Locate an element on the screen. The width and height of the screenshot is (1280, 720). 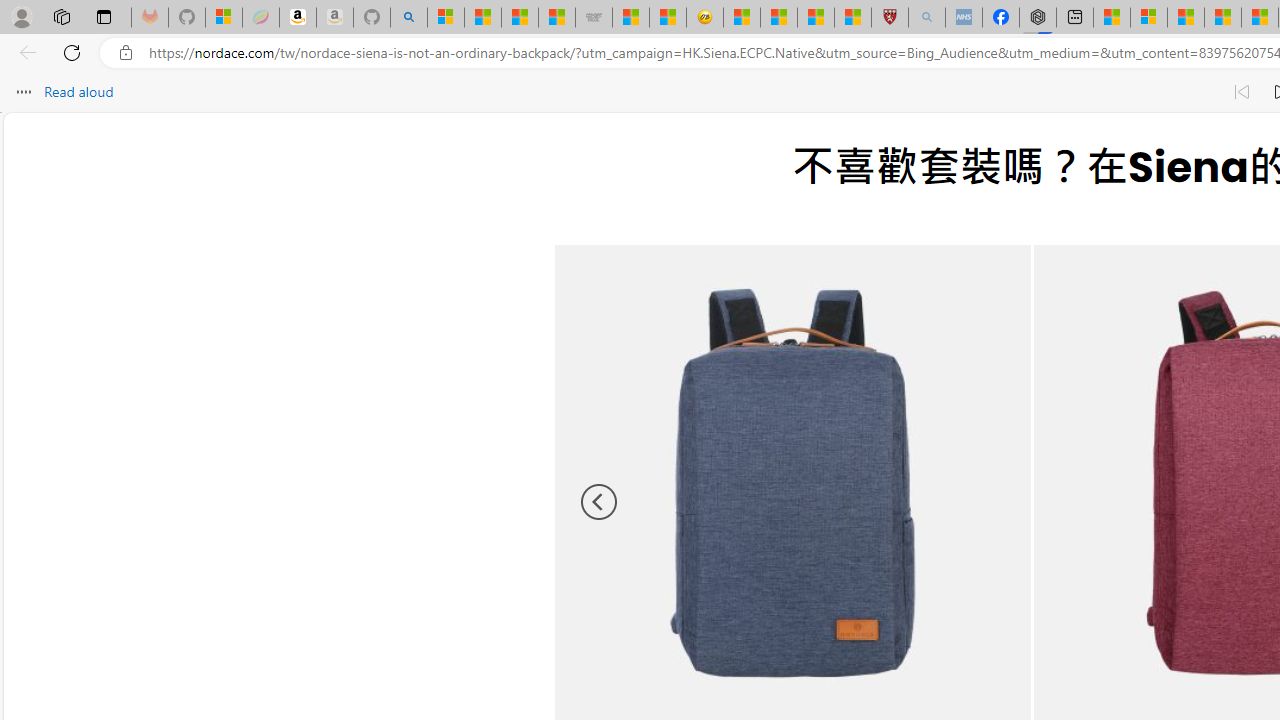
'Previous' is located at coordinates (598, 500).